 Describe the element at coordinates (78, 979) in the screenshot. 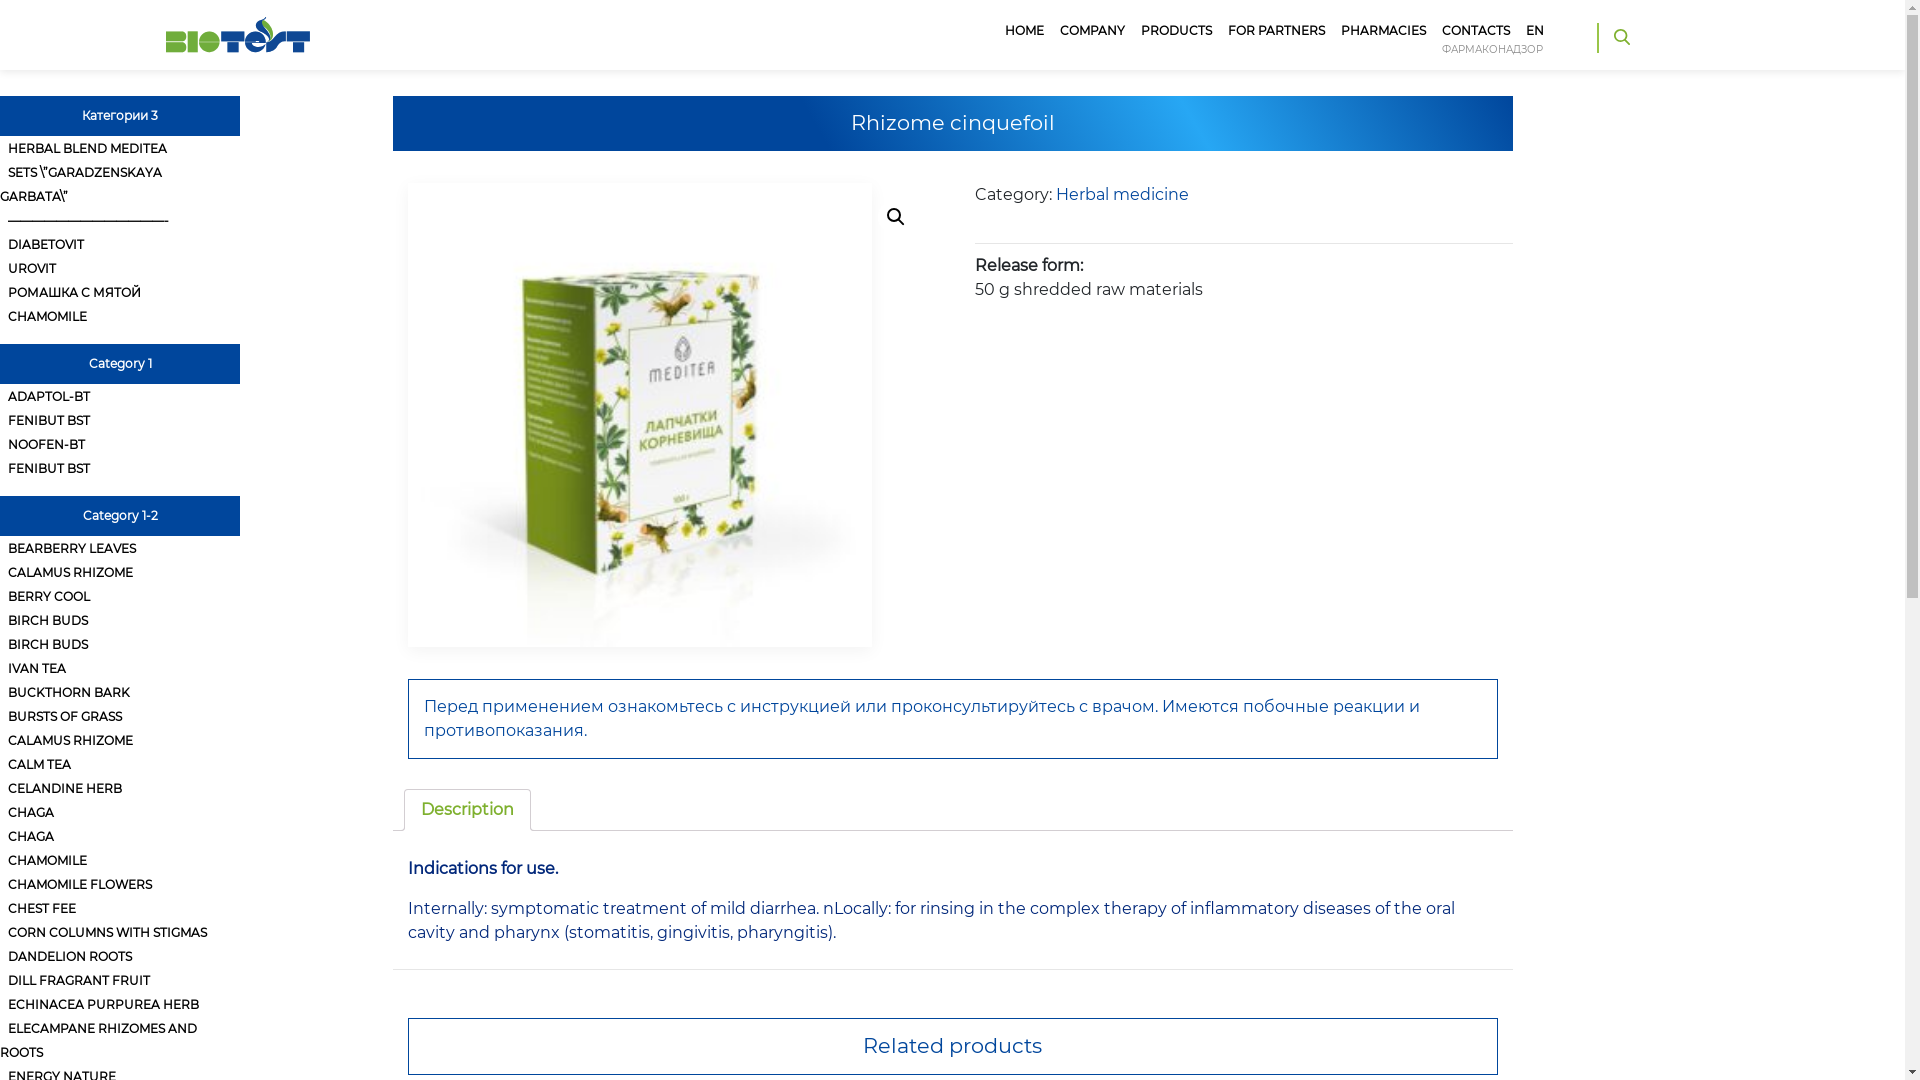

I see `'DILL FRAGRANT FRUIT'` at that location.